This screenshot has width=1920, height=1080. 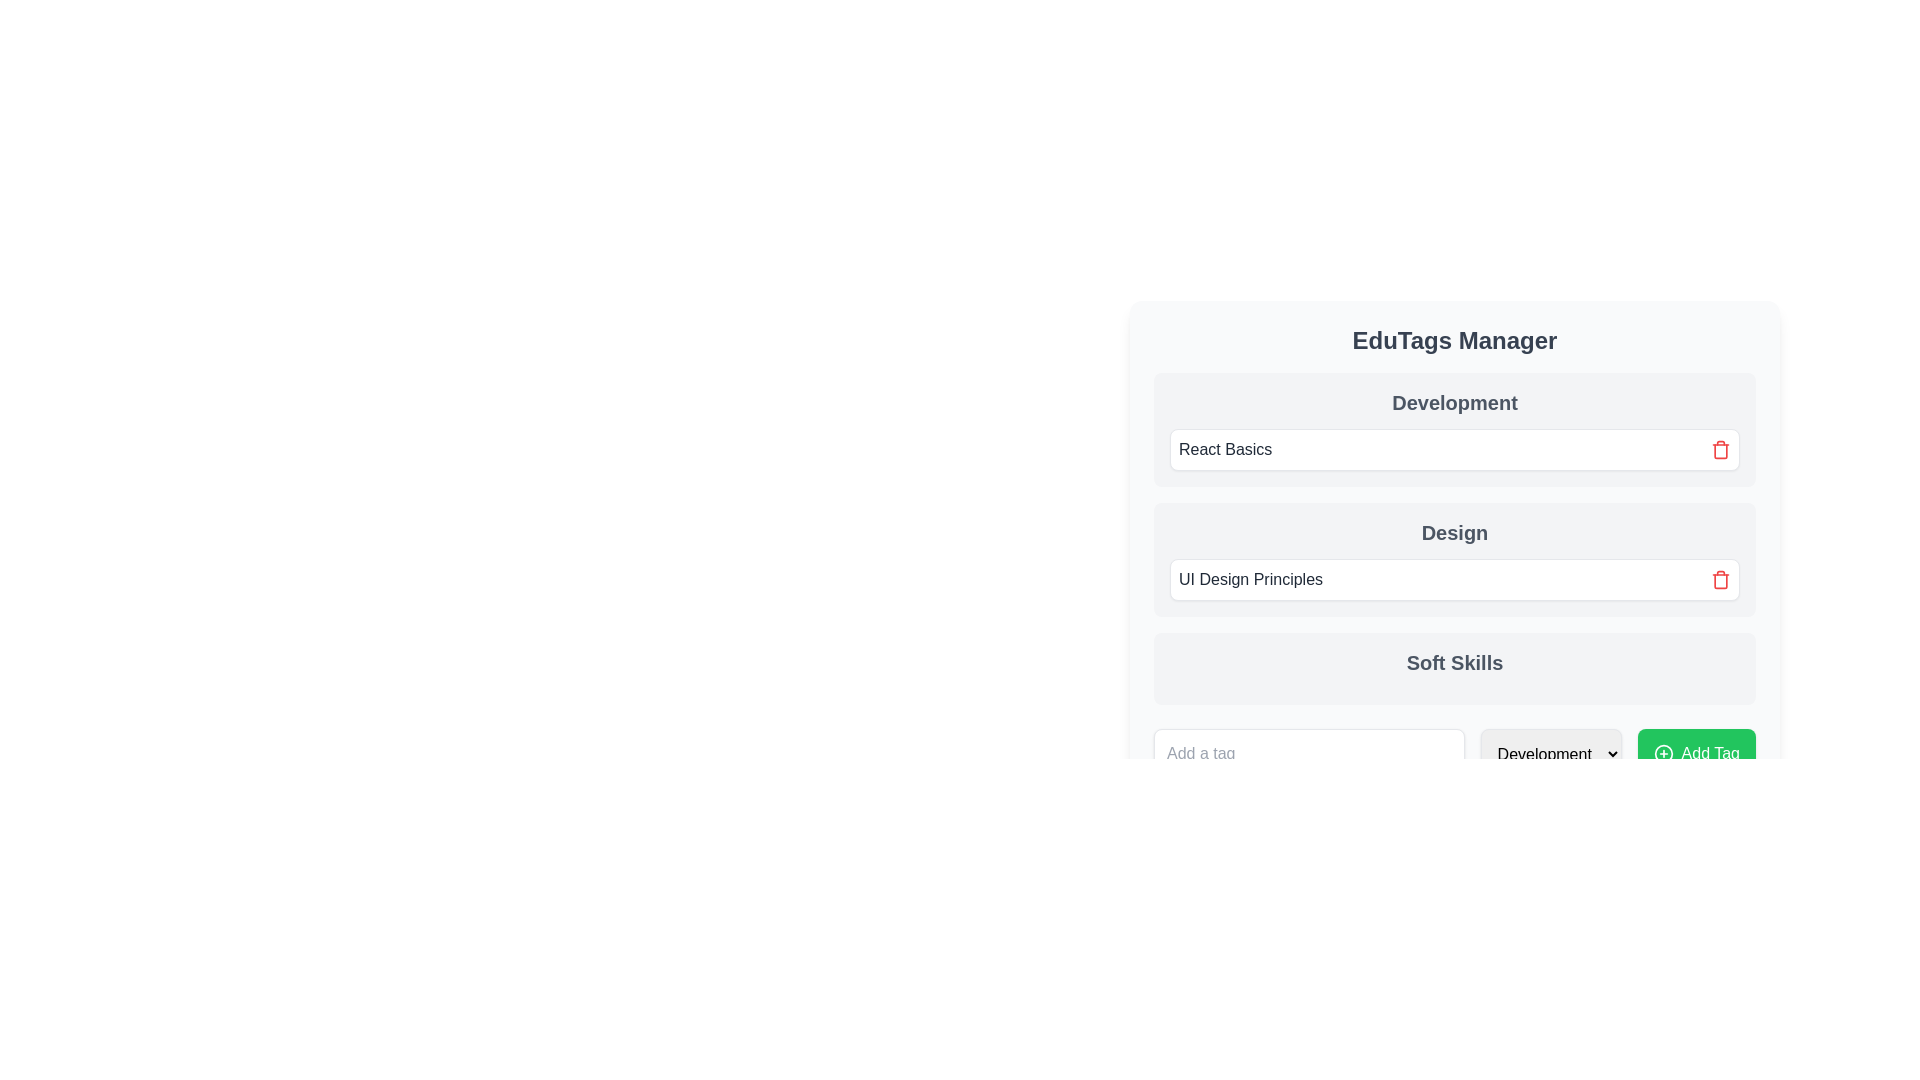 I want to click on the Grid layout containing categorized sections for displaying tags like 'Development', 'Design', and 'Soft Skills' within the 'EduTags Manager' interface, so click(x=1454, y=538).